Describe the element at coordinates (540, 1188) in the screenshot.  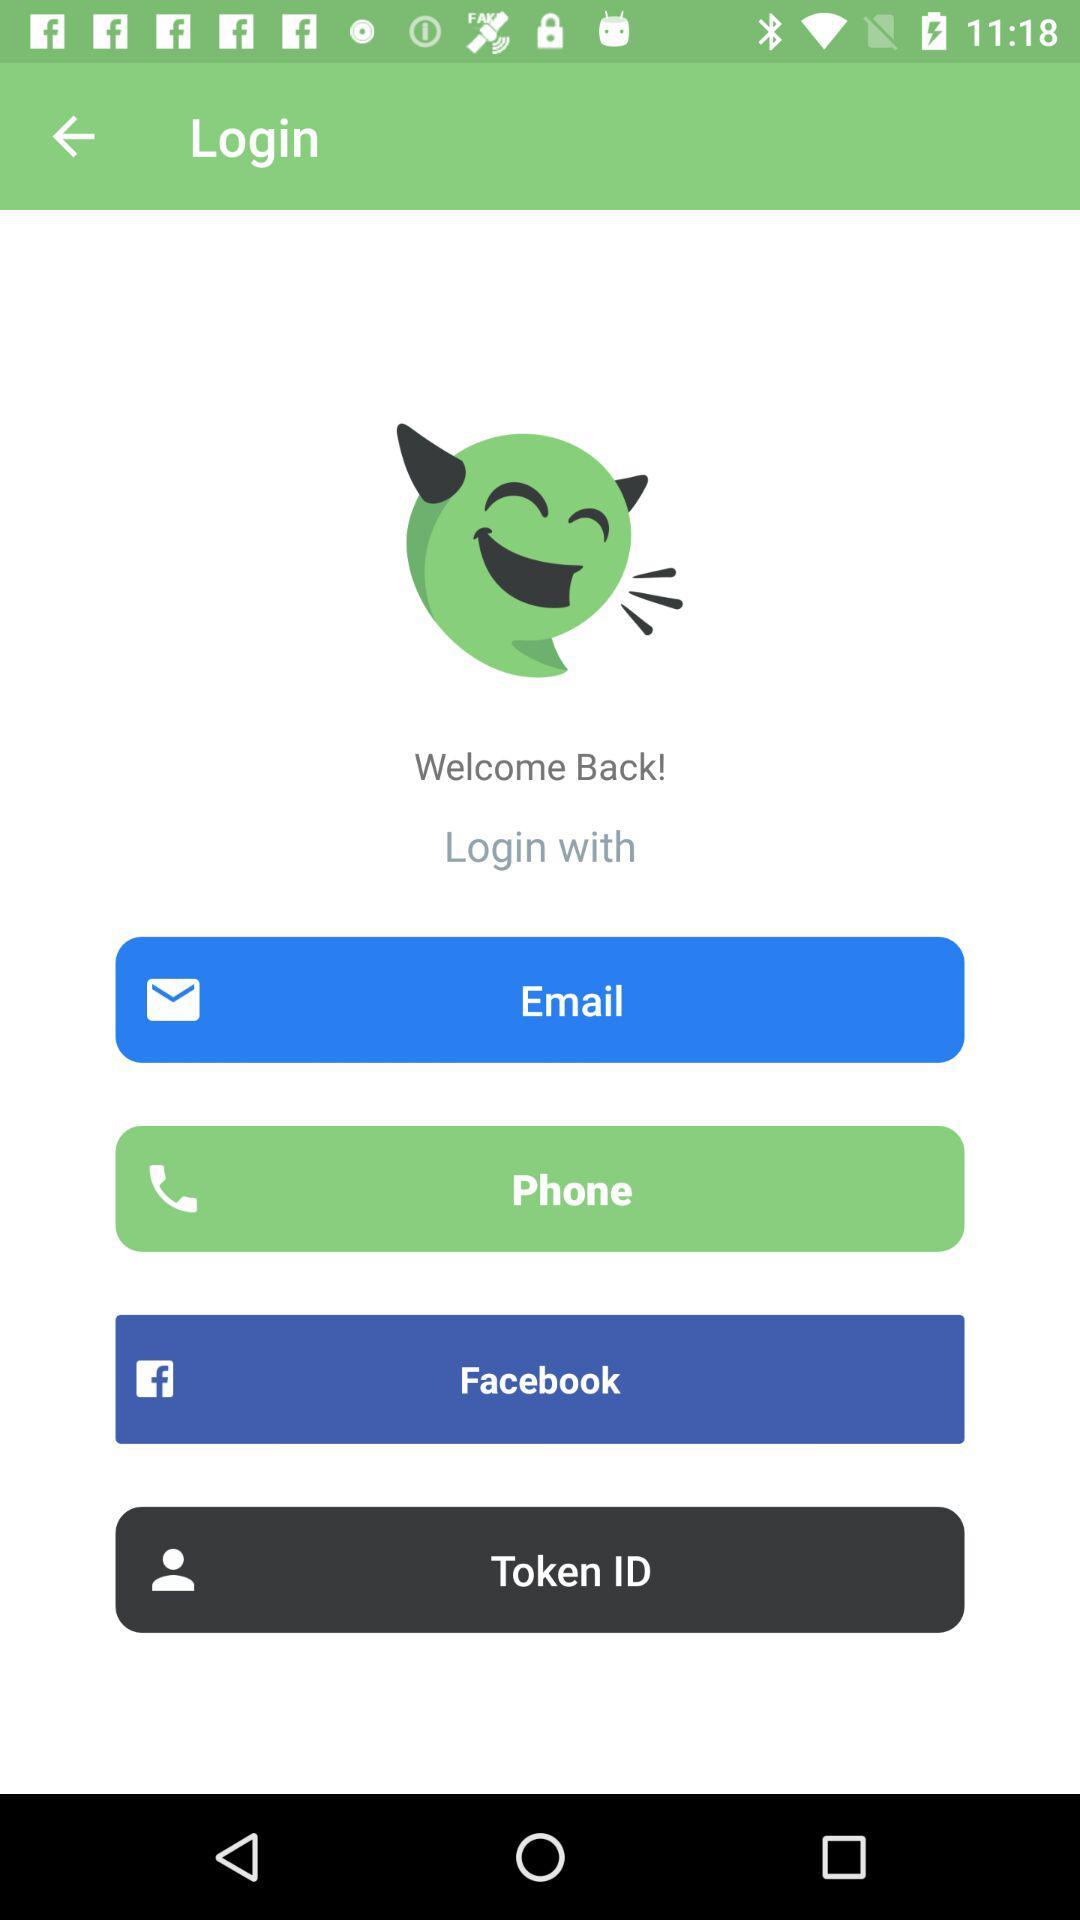
I see `the item above the facebook` at that location.